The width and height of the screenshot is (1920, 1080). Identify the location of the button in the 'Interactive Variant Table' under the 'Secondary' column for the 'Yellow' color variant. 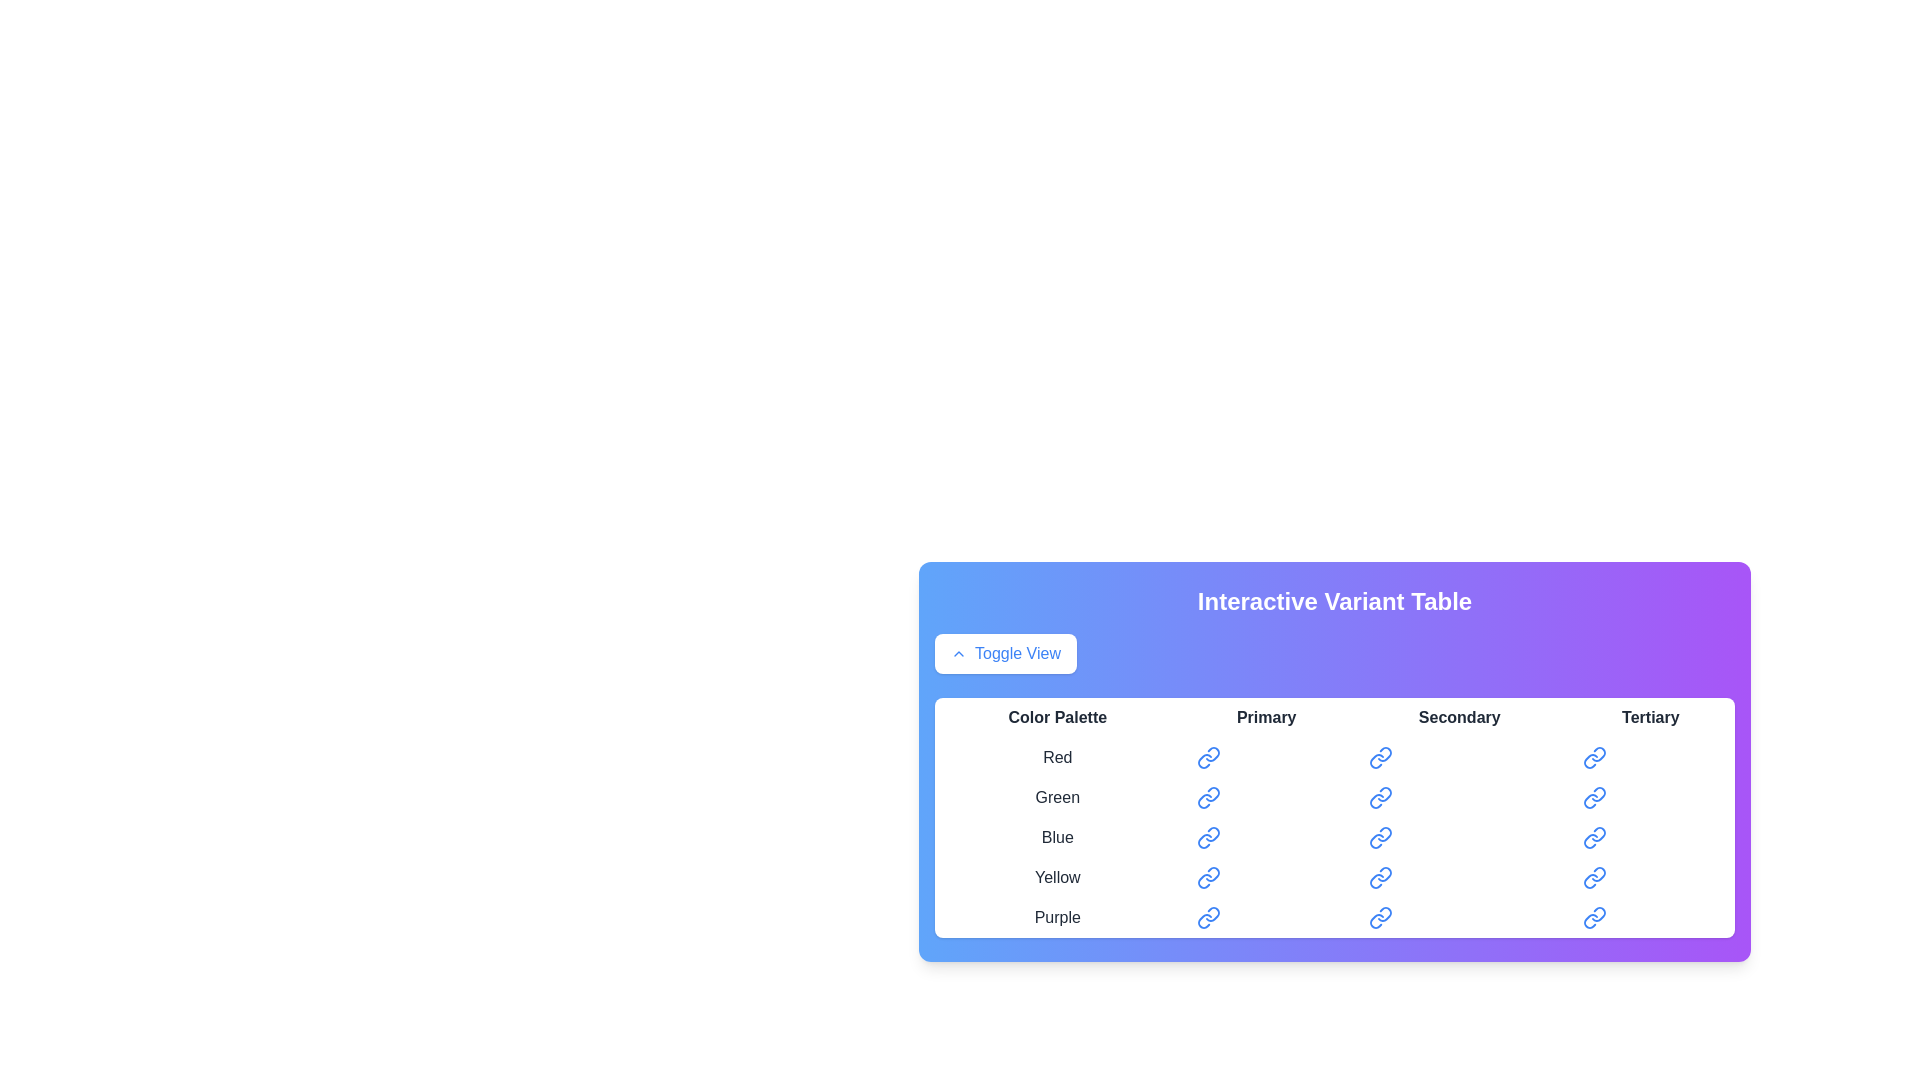
(1459, 877).